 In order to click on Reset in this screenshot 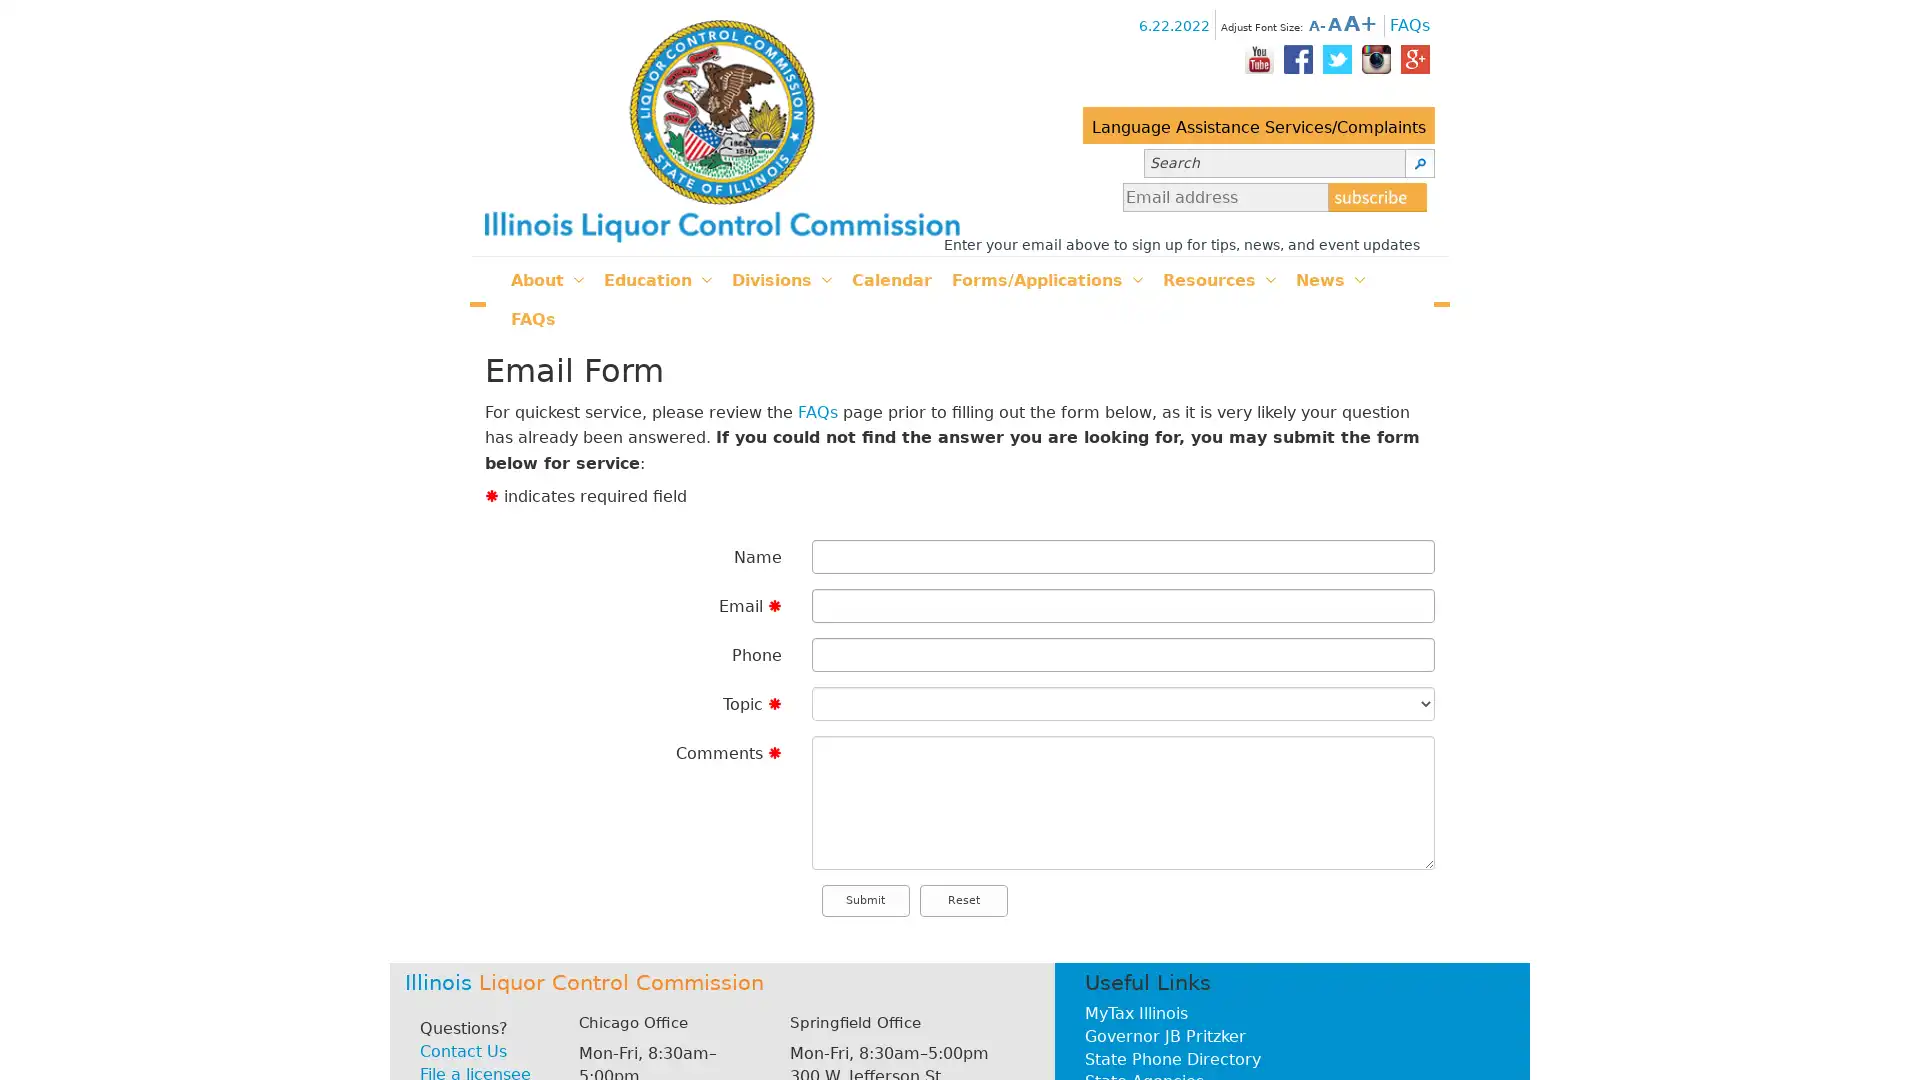, I will do `click(963, 900)`.